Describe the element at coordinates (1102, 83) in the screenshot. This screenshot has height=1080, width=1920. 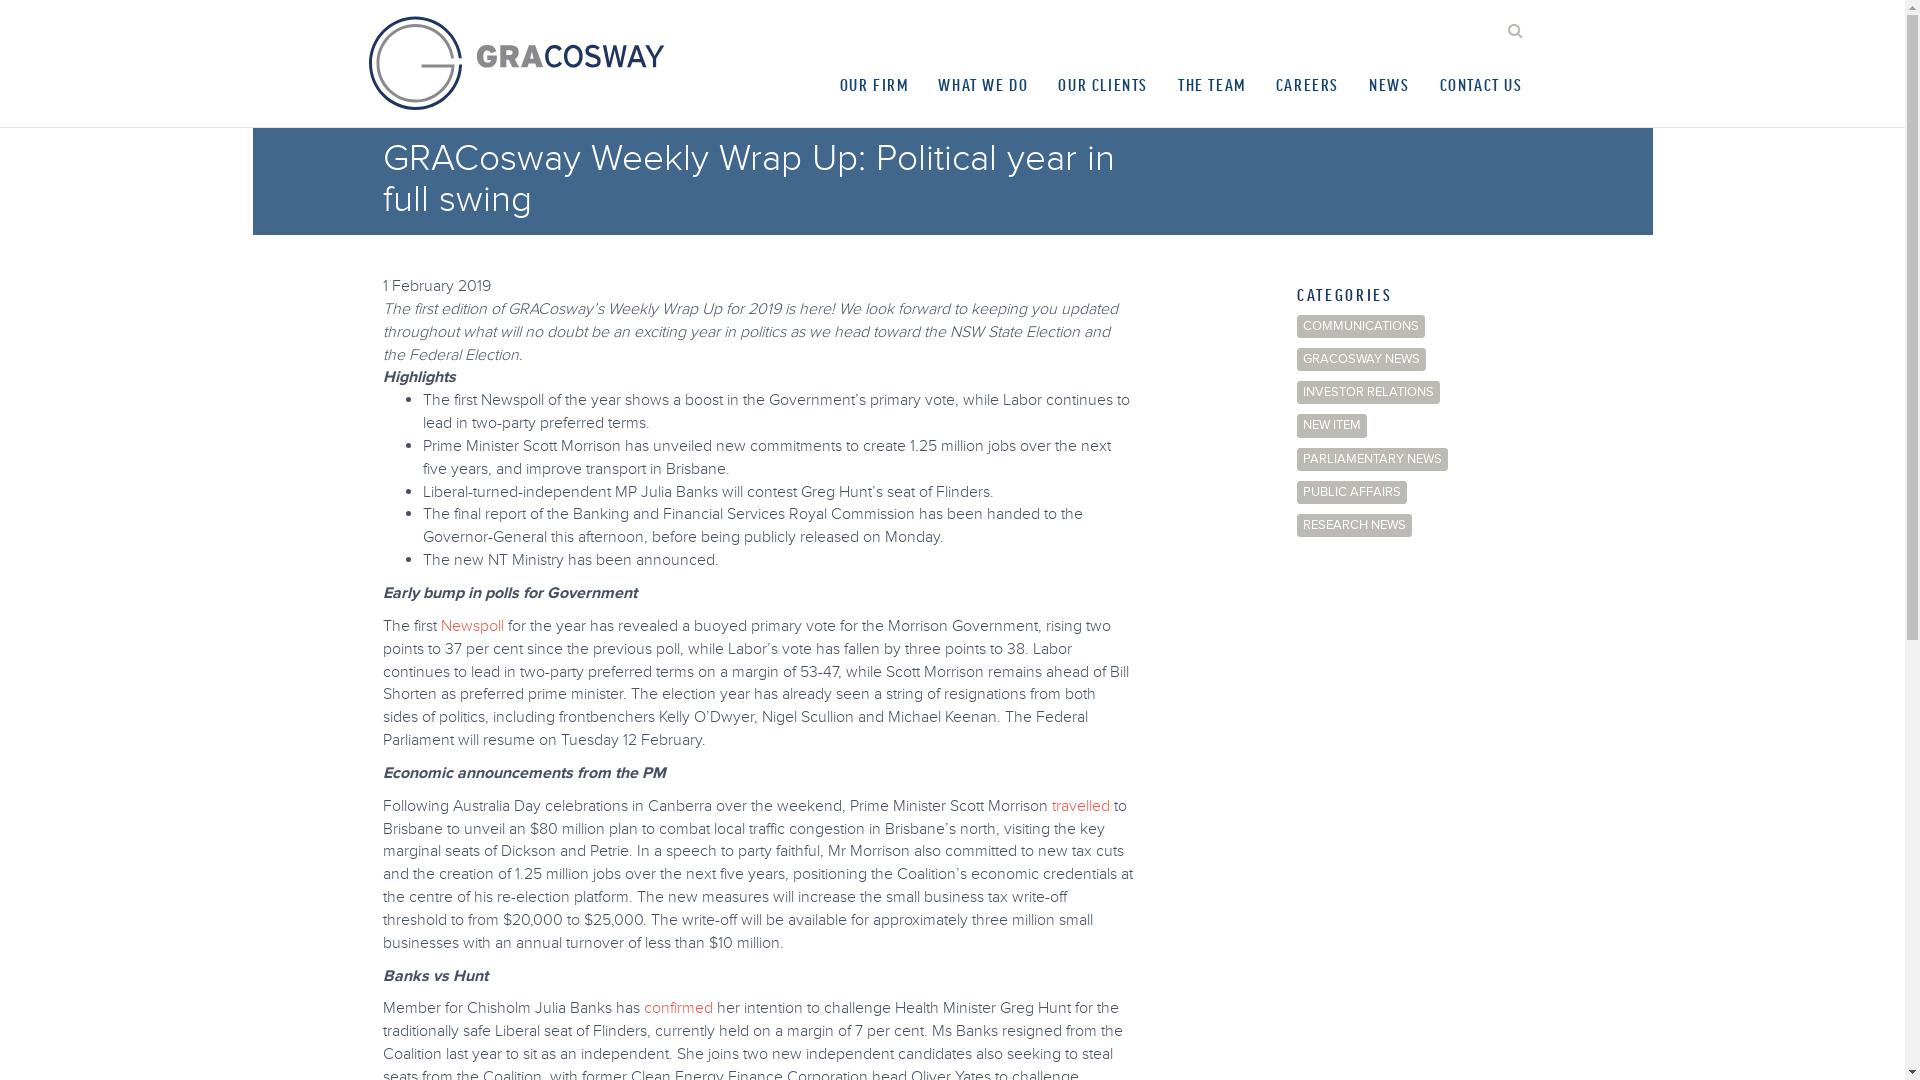
I see `'OUR CLIENTS'` at that location.